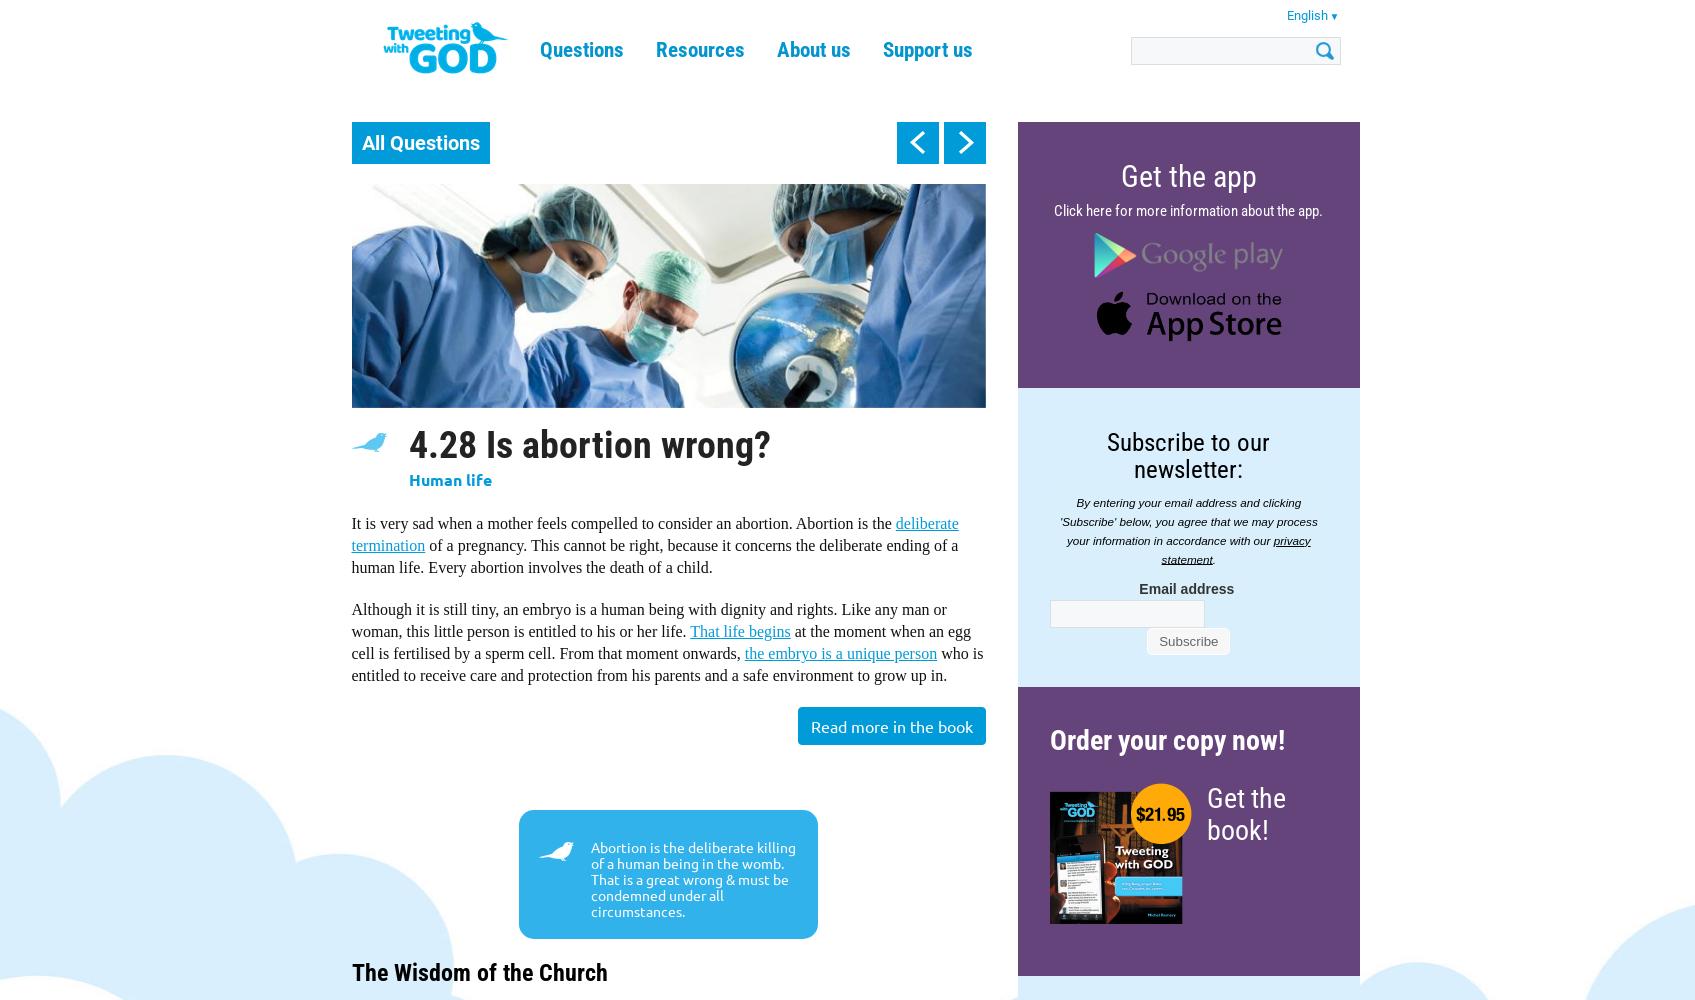  I want to click on 'Questions', so click(581, 50).